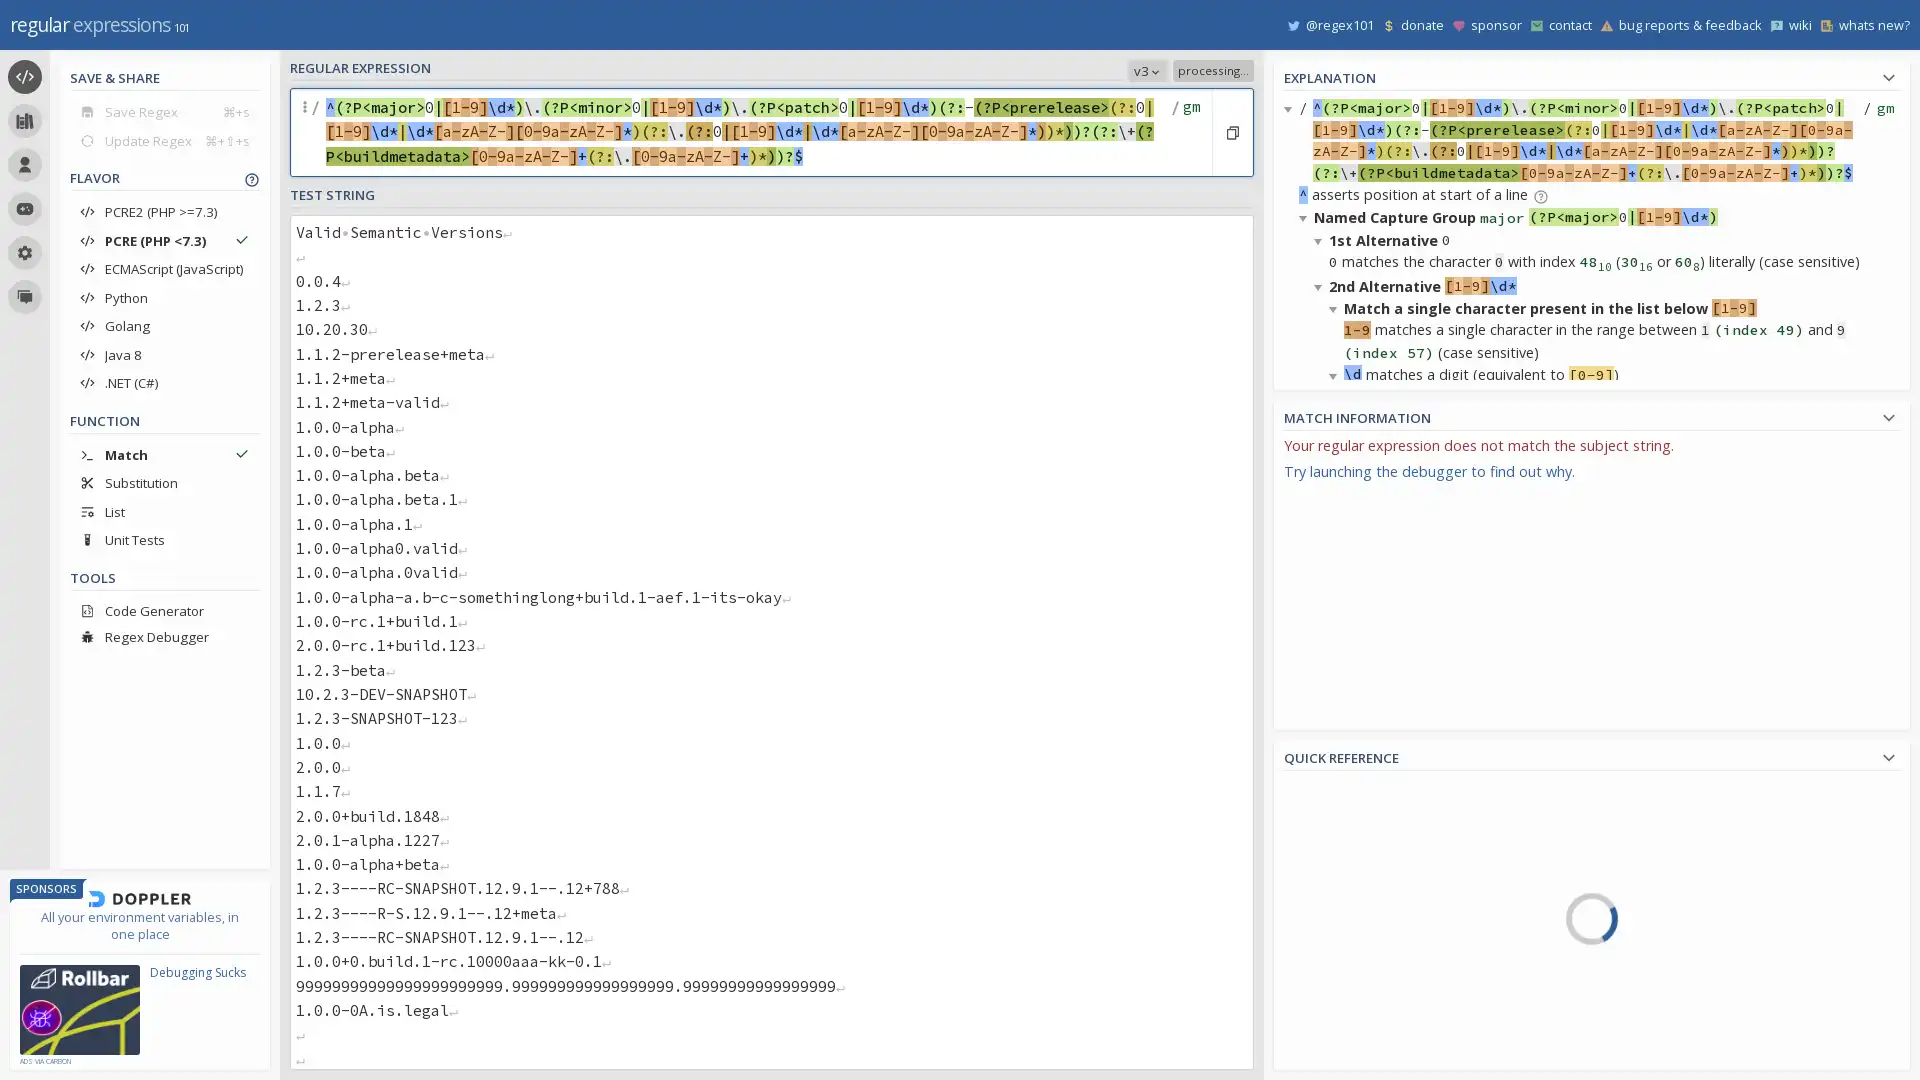 The image size is (1920, 1080). I want to click on Set Regex Options, so click(1189, 132).